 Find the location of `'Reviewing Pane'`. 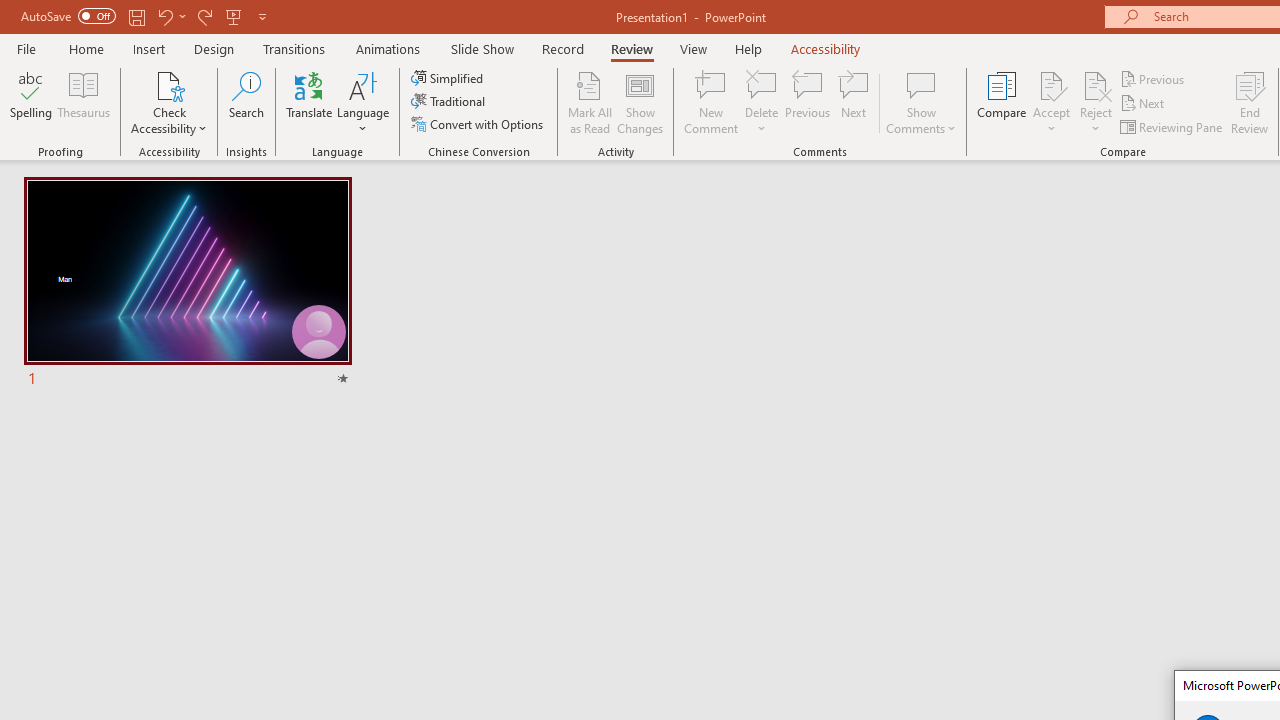

'Reviewing Pane' is located at coordinates (1173, 127).